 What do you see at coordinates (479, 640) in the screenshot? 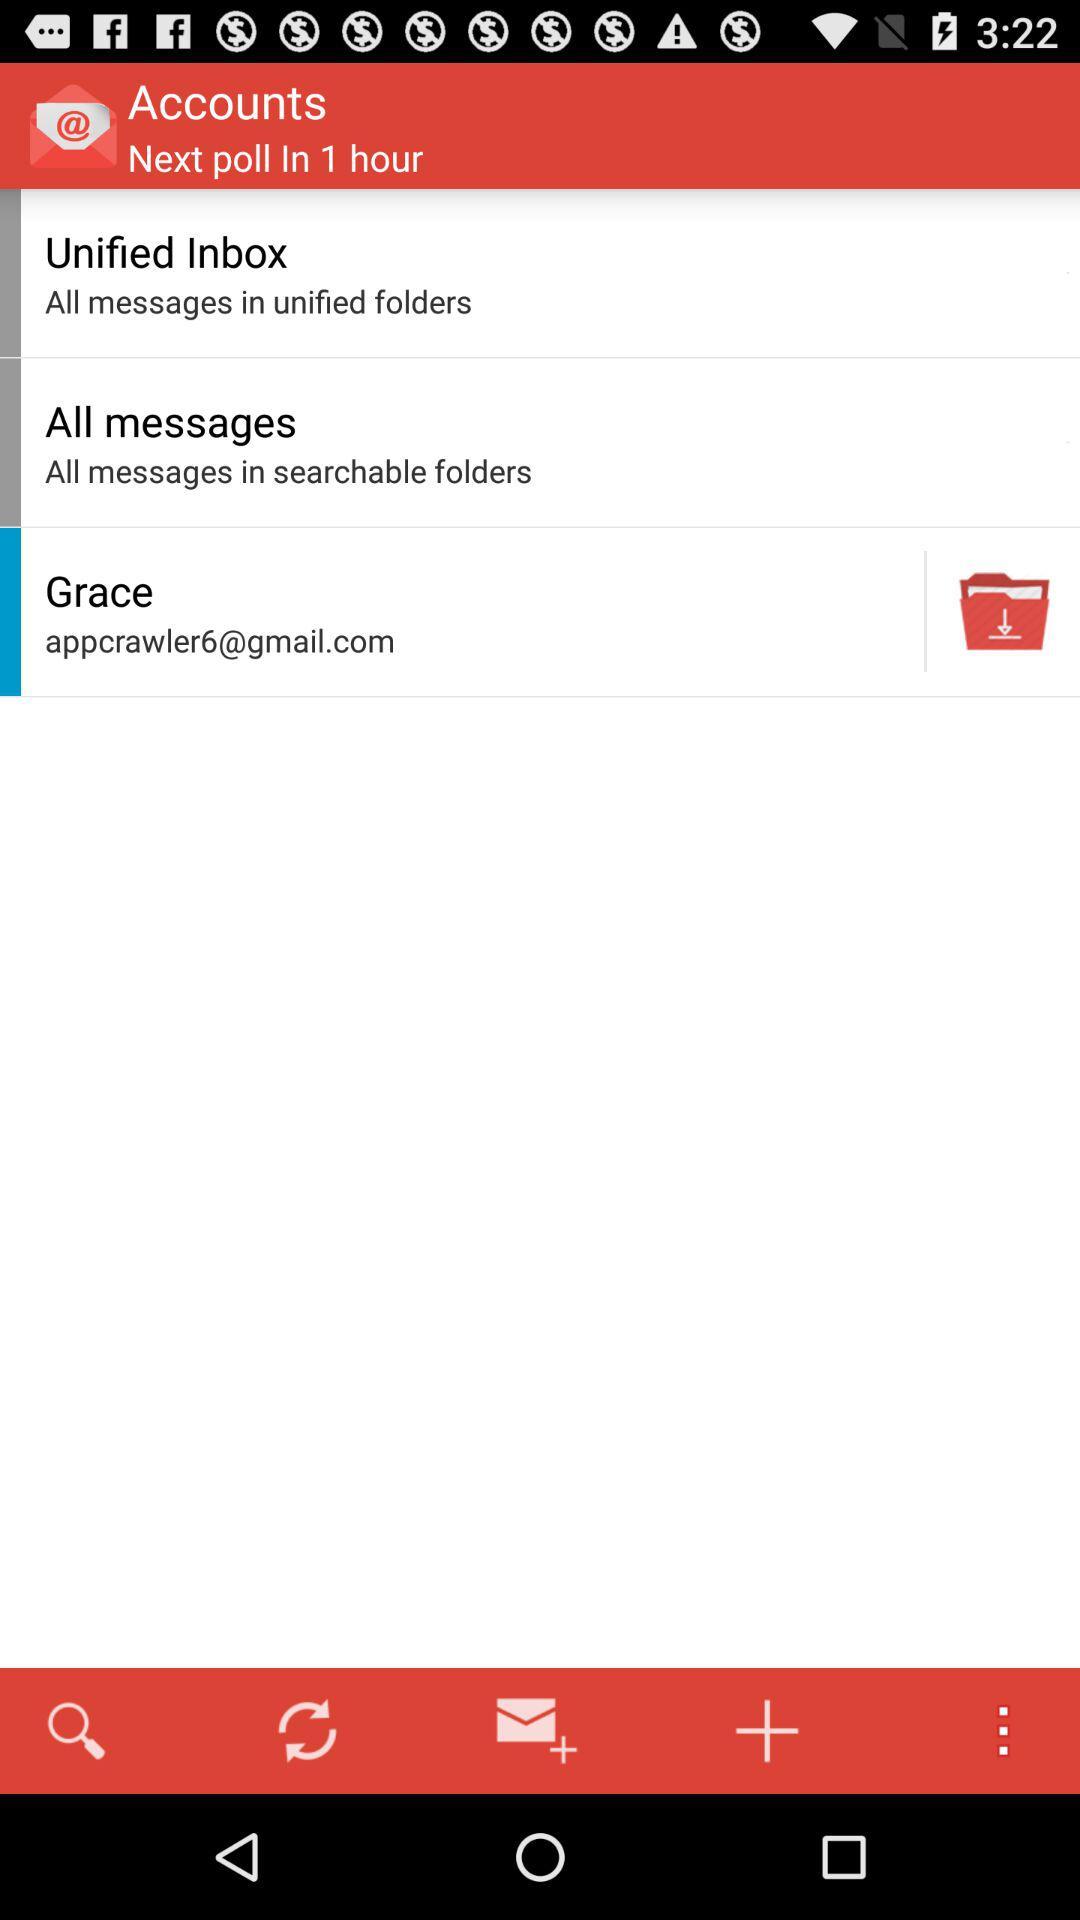
I see `item at the center` at bounding box center [479, 640].